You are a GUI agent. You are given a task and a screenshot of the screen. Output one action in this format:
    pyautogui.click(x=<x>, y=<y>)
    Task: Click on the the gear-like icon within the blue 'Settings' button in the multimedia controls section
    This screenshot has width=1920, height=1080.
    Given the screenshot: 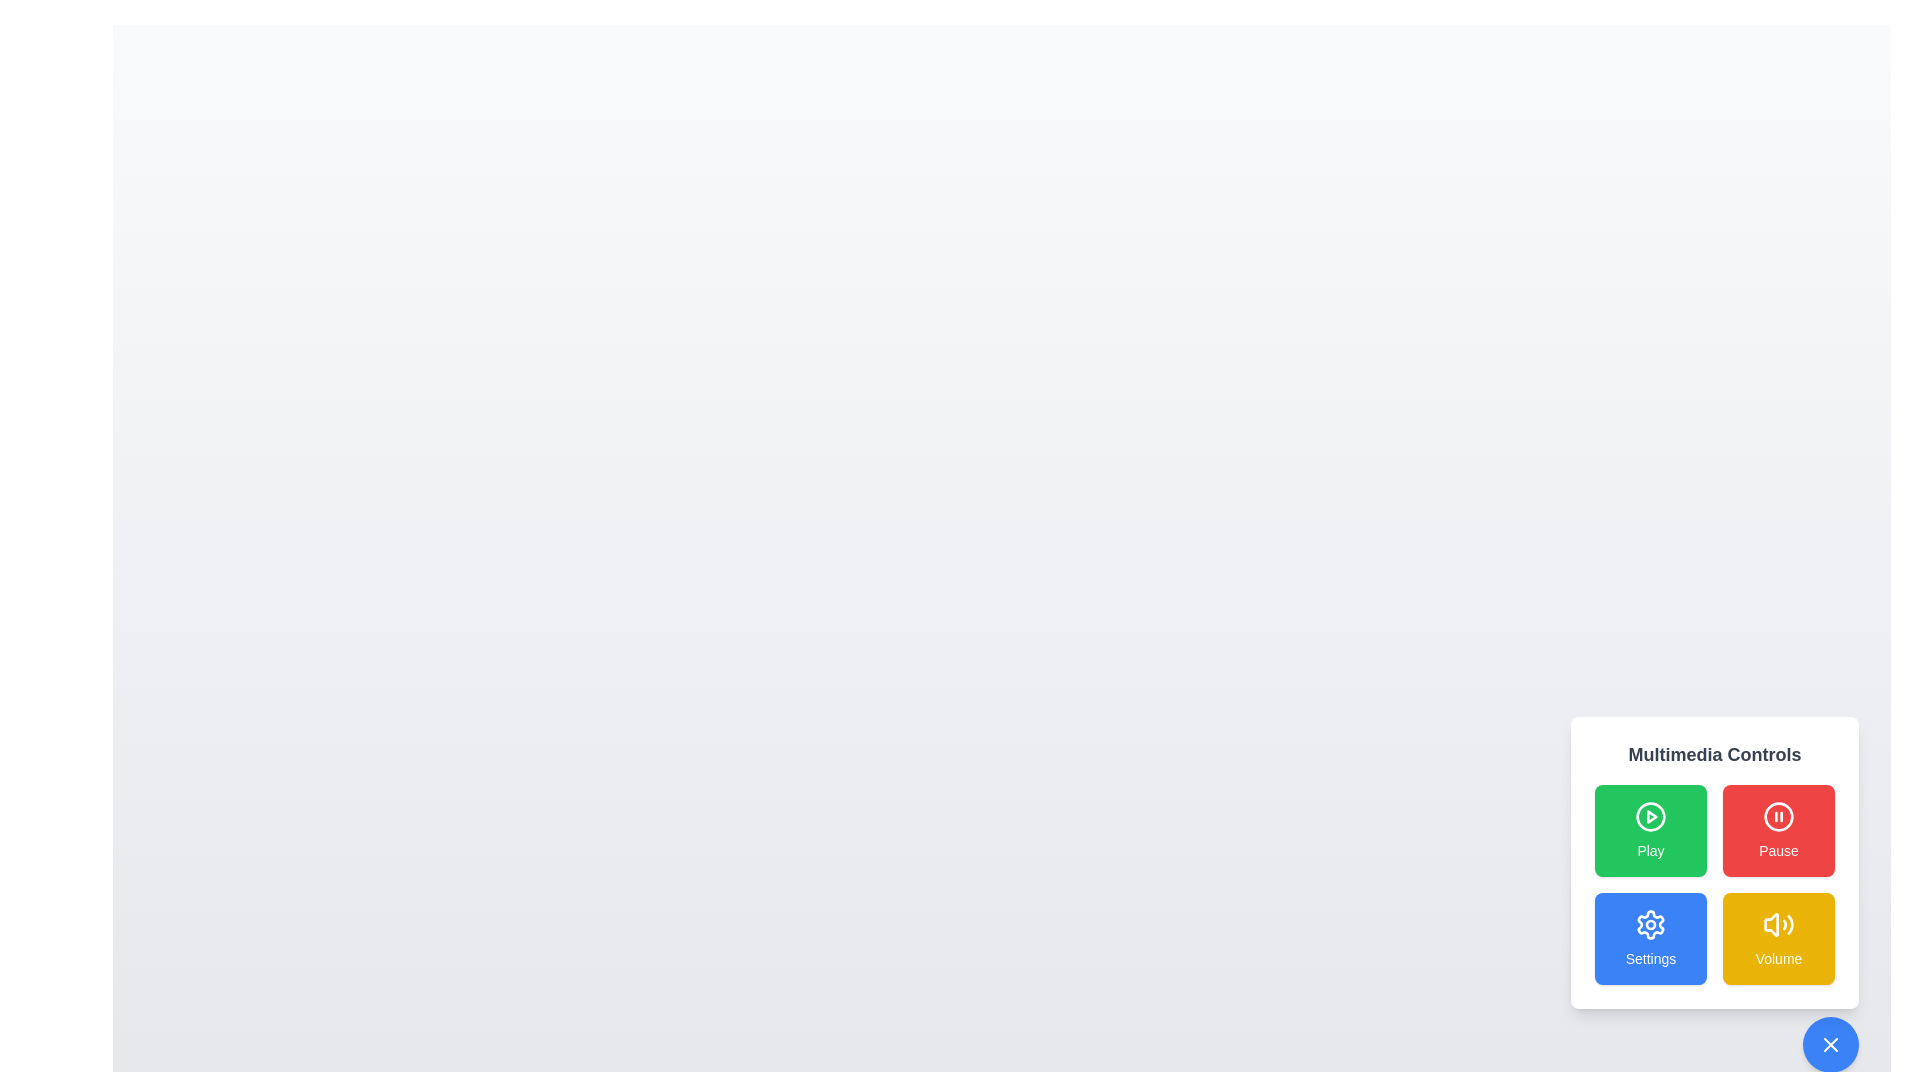 What is the action you would take?
    pyautogui.click(x=1651, y=925)
    